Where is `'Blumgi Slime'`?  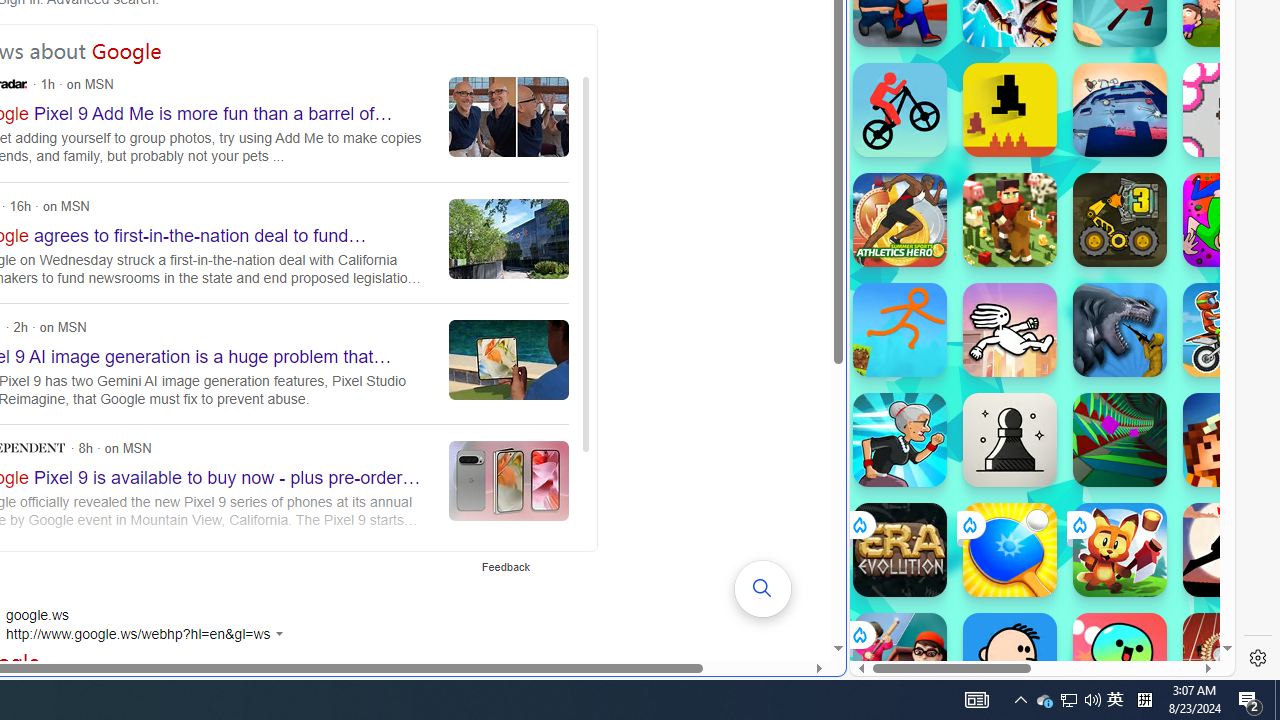 'Blumgi Slime' is located at coordinates (1120, 659).